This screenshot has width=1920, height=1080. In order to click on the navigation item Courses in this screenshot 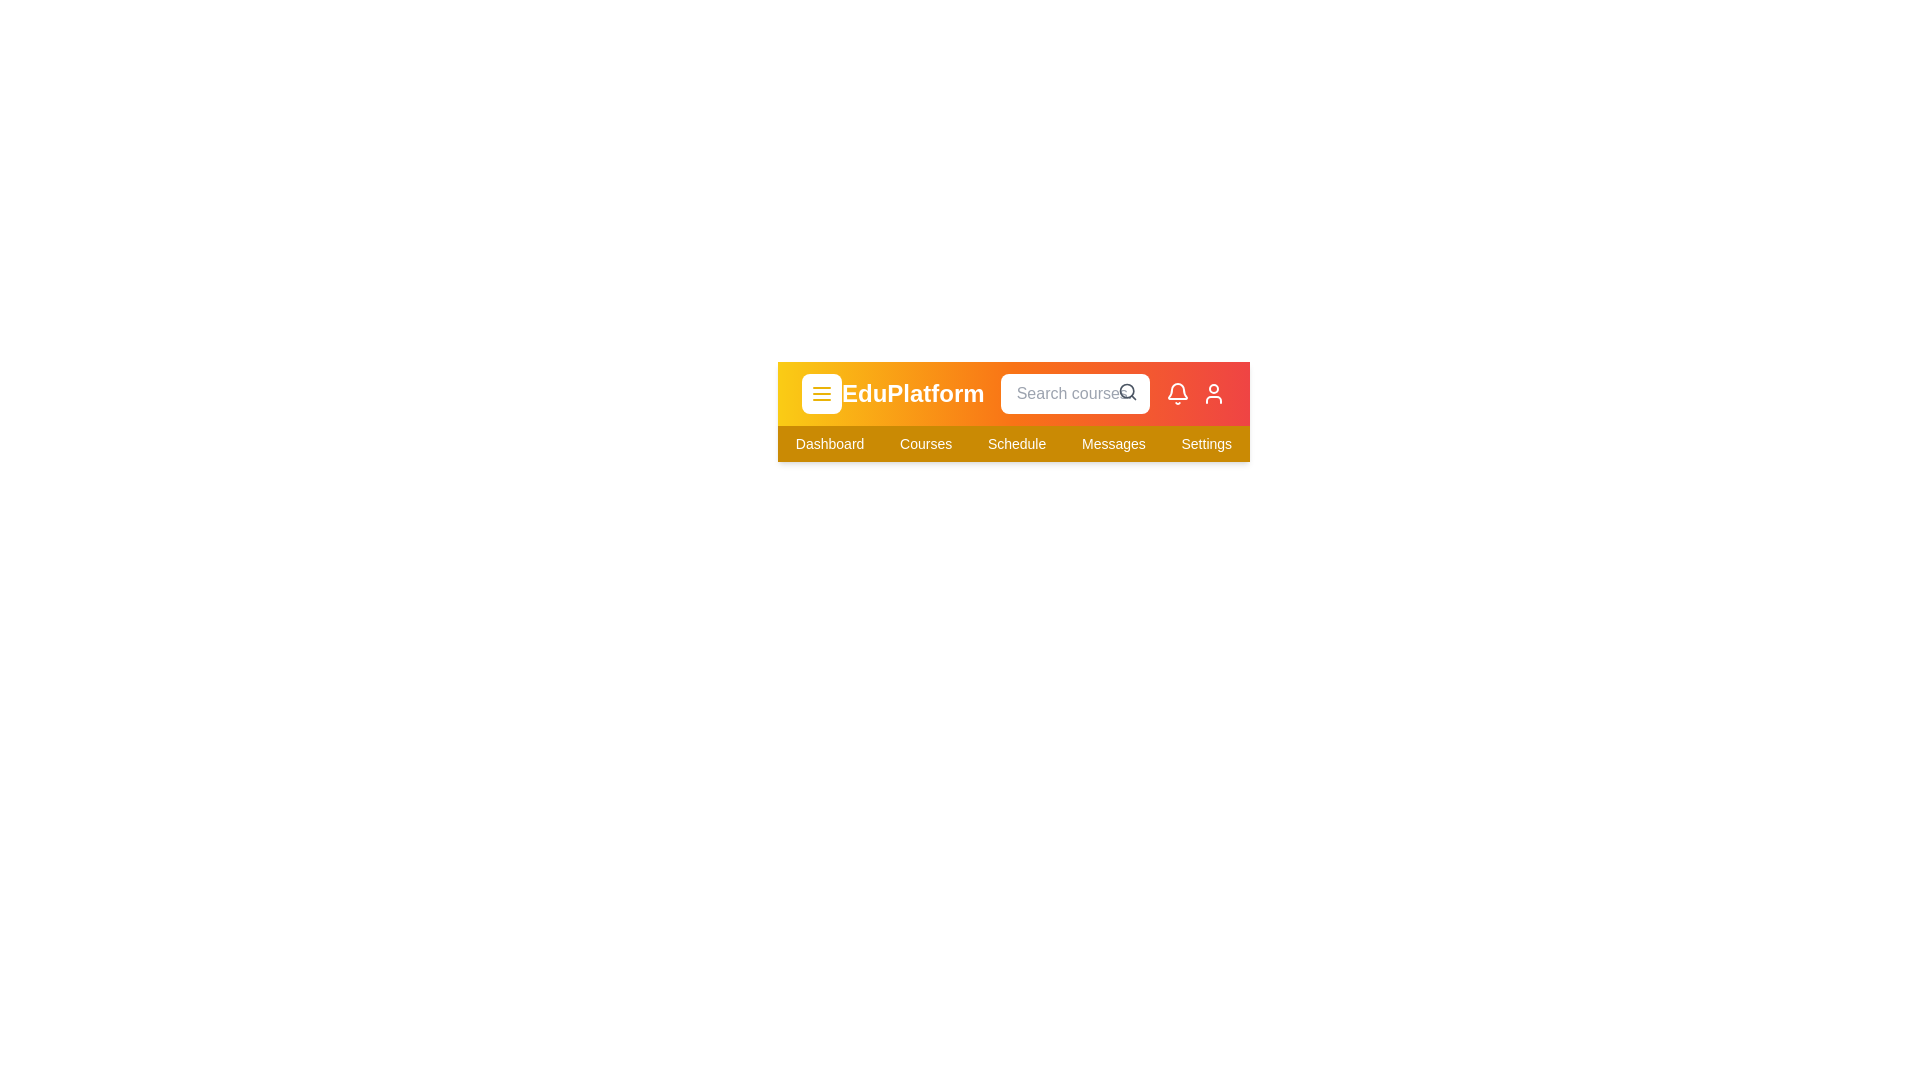, I will do `click(925, 442)`.